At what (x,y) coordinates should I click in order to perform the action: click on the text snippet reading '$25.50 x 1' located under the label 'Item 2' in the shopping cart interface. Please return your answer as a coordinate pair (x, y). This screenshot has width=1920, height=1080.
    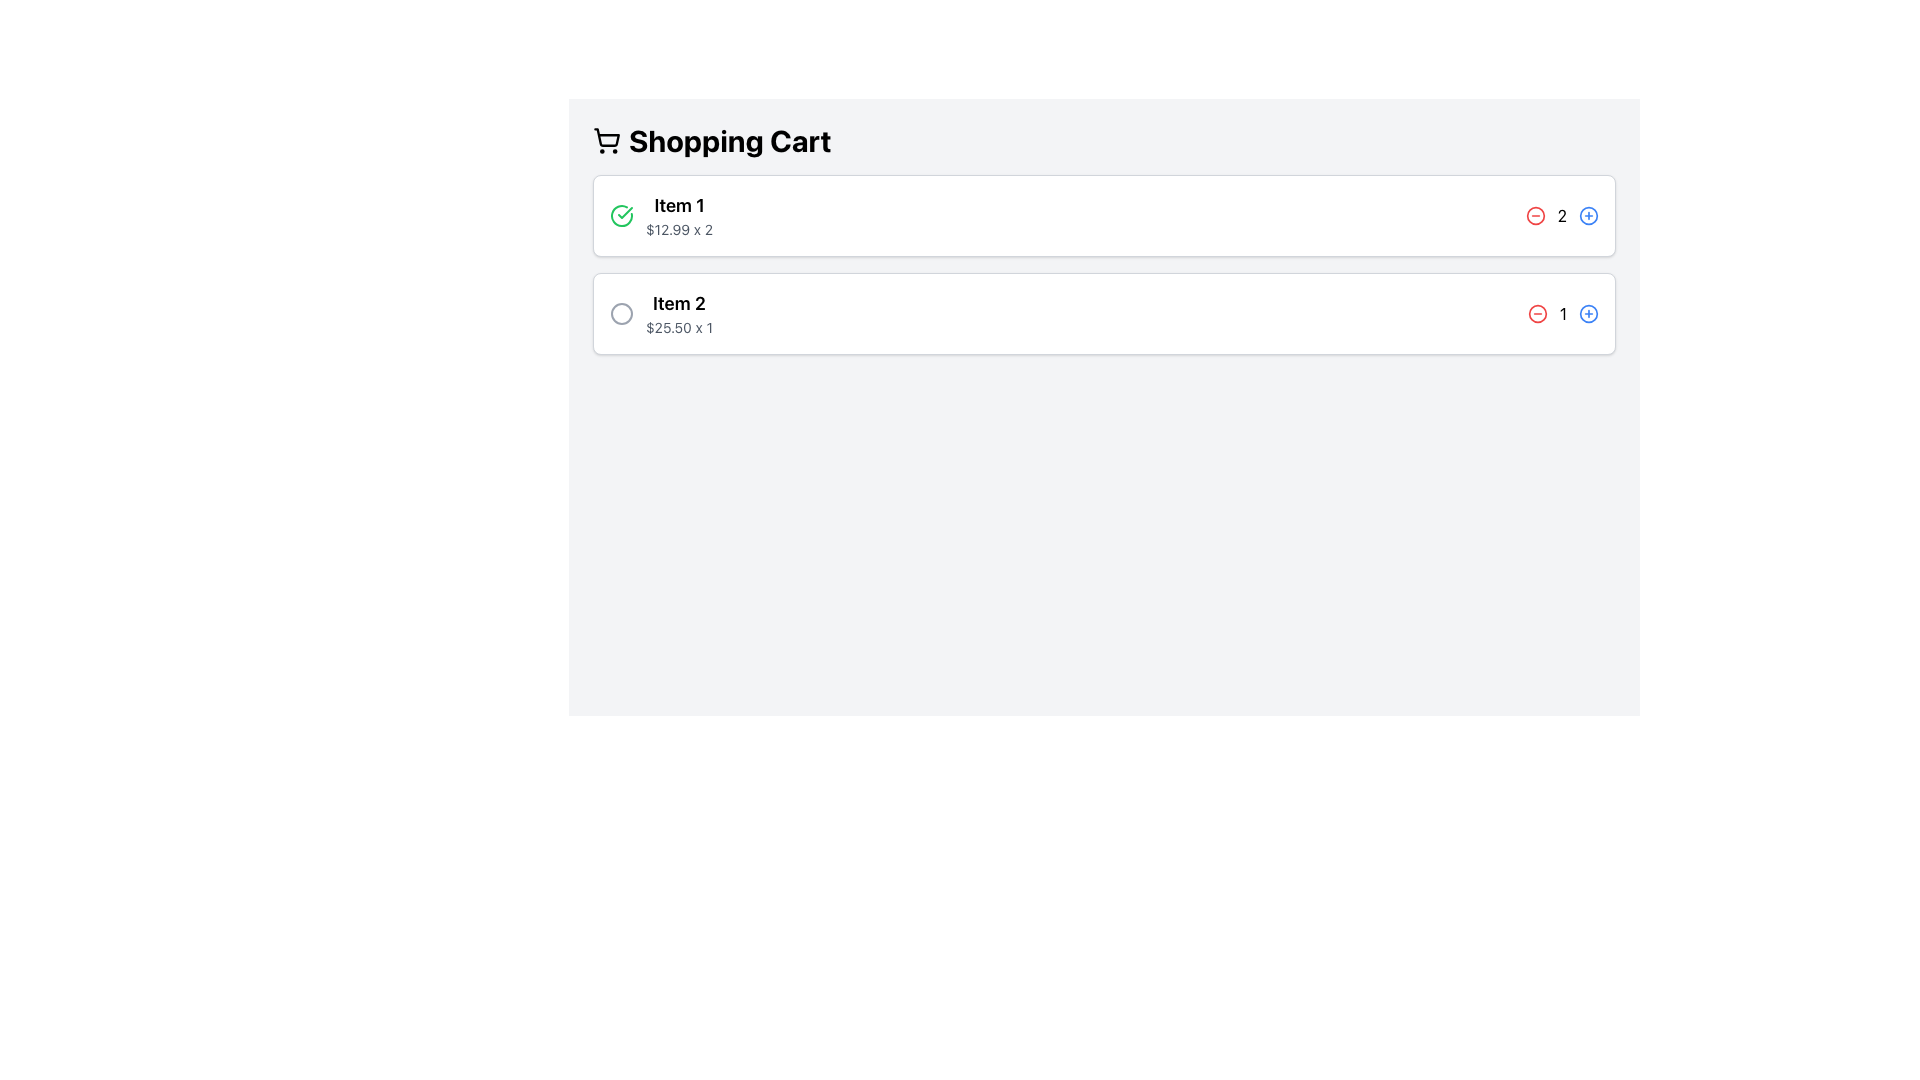
    Looking at the image, I should click on (679, 326).